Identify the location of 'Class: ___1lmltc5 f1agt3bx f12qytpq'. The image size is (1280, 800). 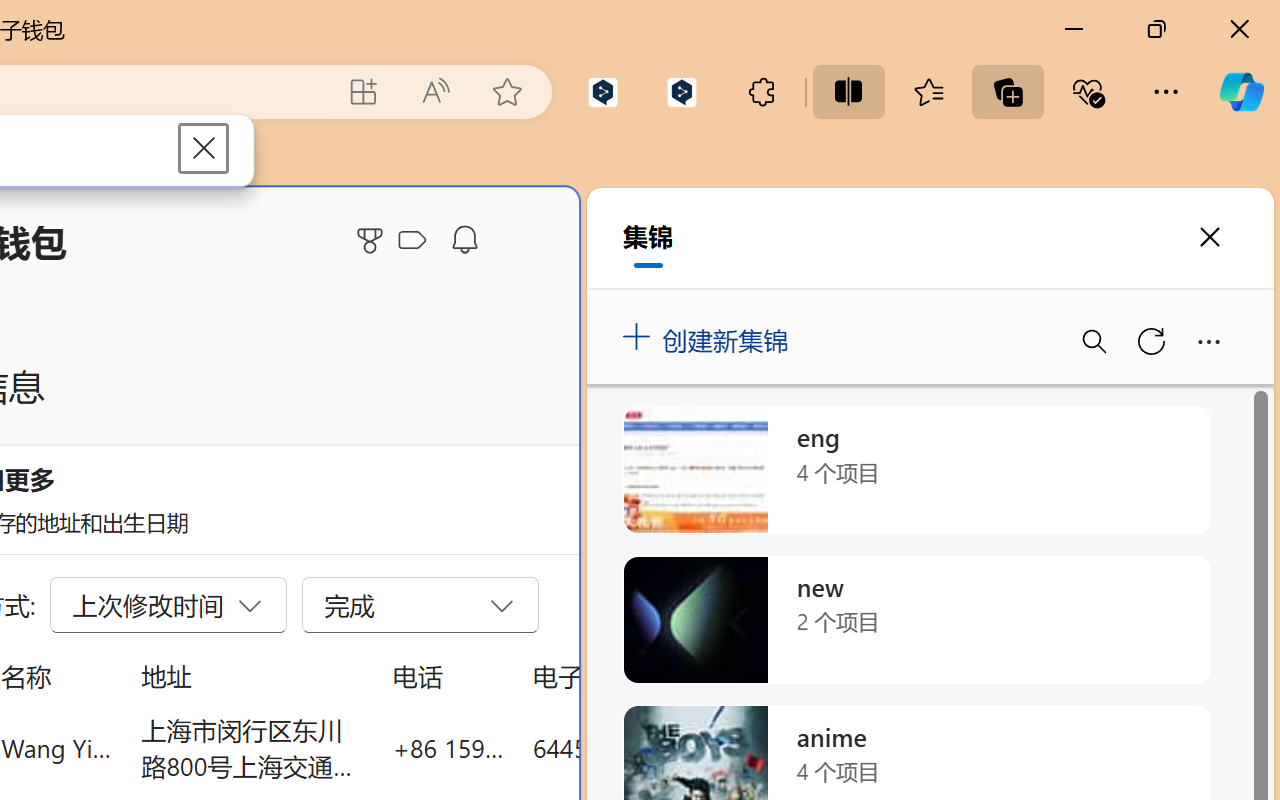
(411, 240).